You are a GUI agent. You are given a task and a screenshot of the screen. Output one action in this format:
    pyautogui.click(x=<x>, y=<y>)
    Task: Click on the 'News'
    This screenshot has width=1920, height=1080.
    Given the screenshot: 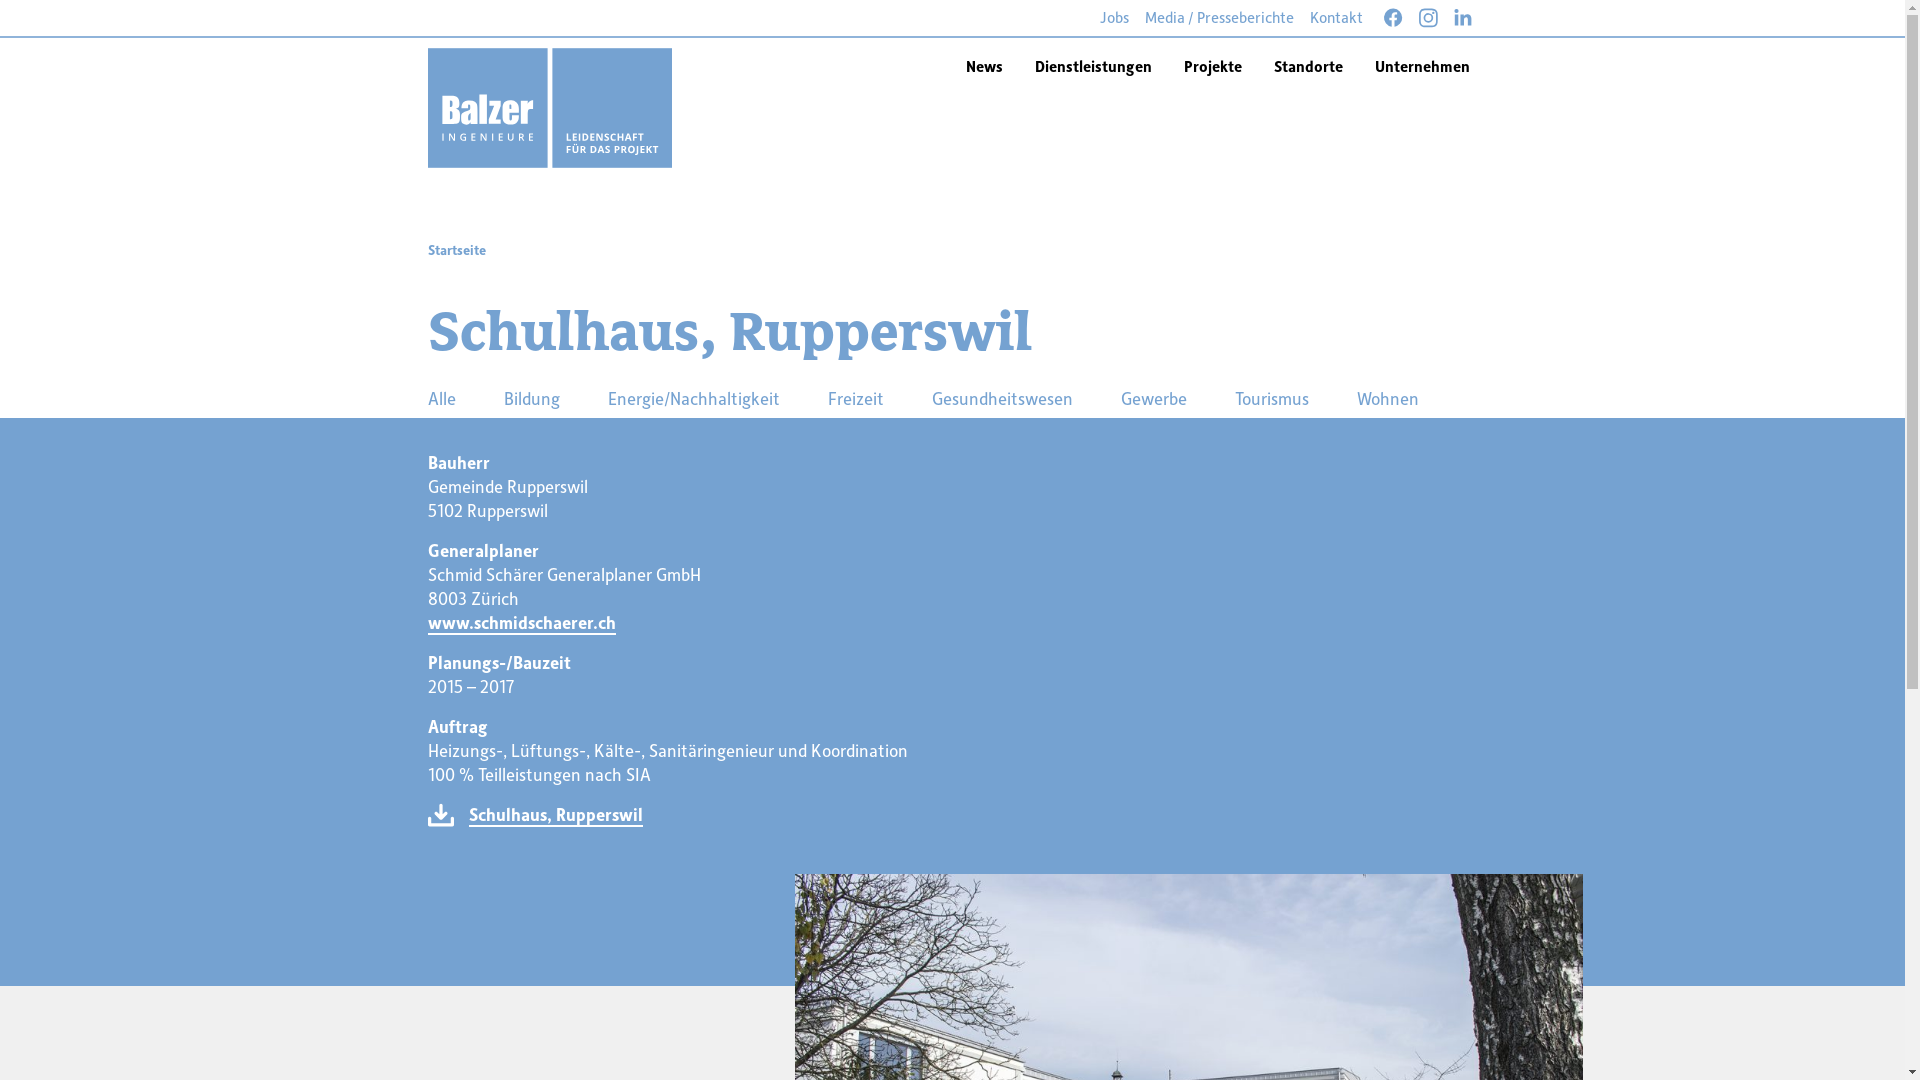 What is the action you would take?
    pyautogui.click(x=984, y=63)
    